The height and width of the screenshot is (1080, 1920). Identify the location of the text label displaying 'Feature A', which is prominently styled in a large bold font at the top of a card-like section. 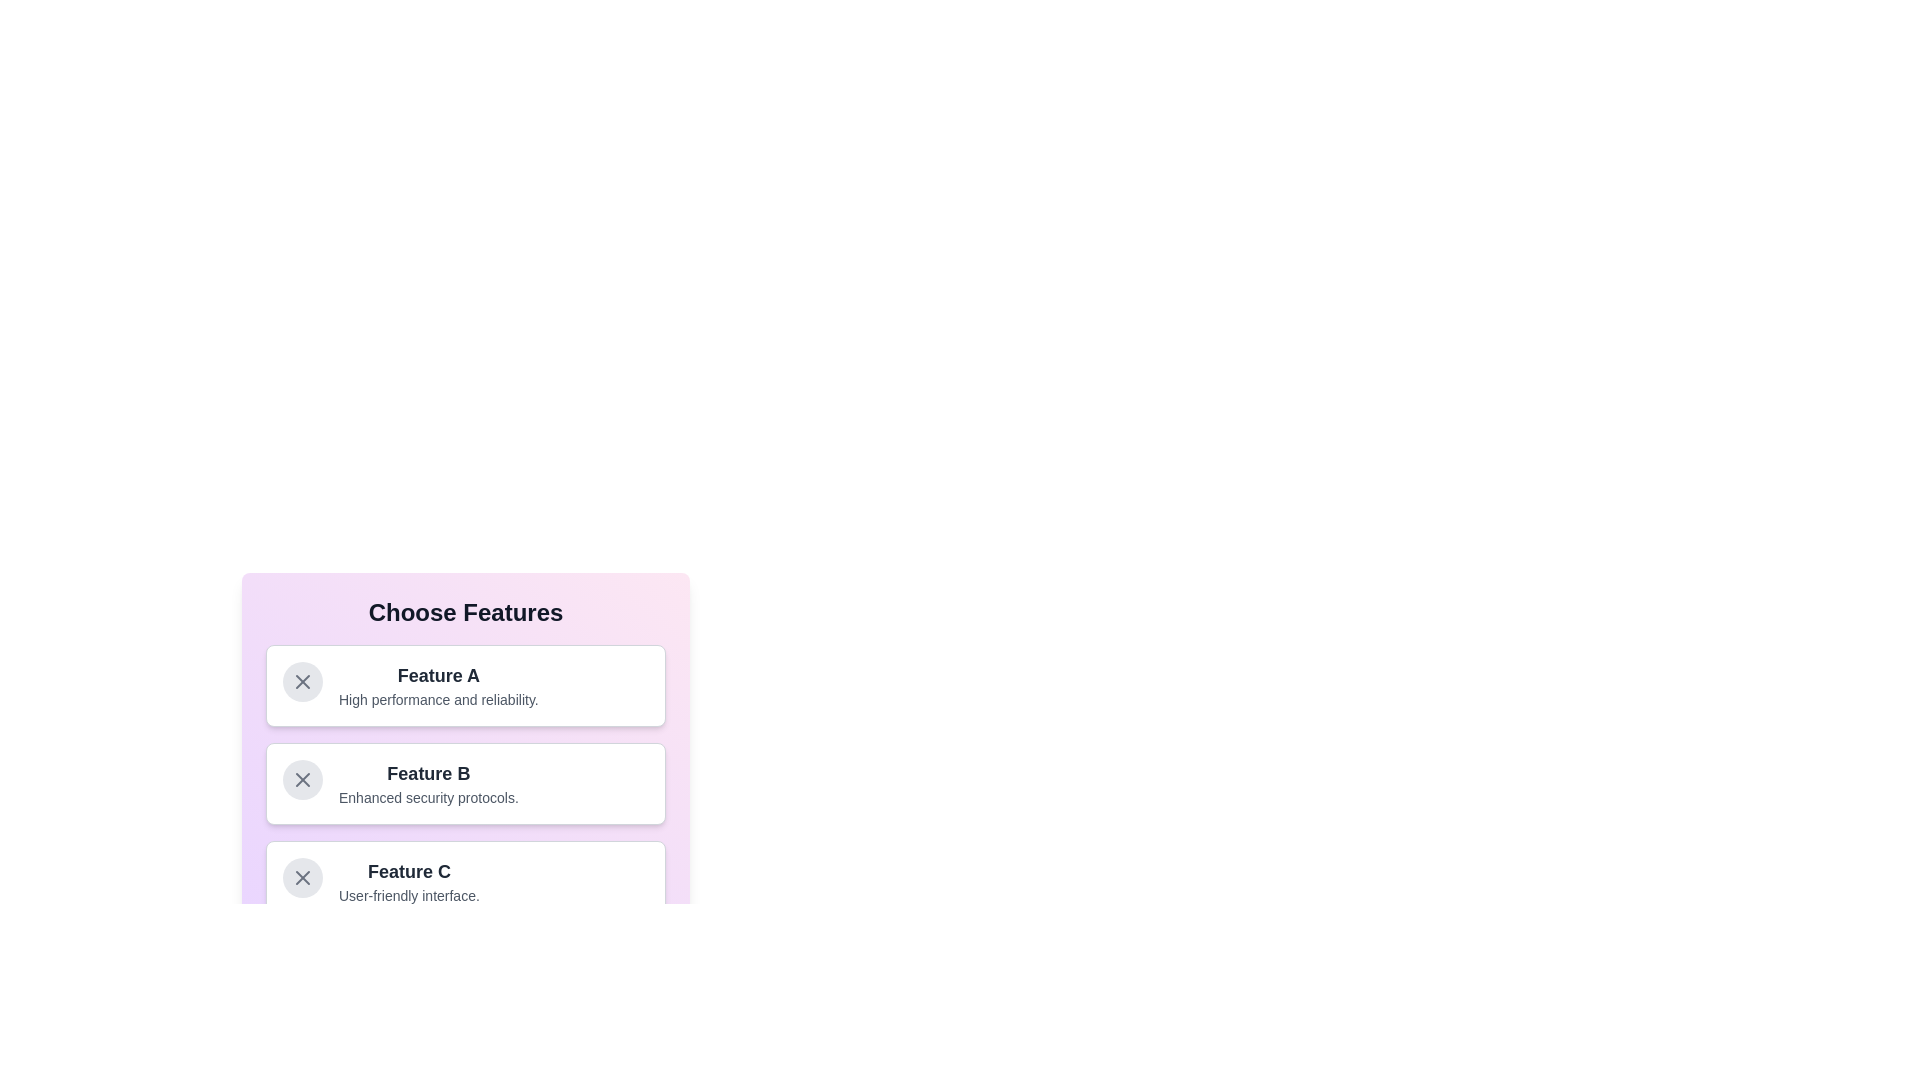
(437, 675).